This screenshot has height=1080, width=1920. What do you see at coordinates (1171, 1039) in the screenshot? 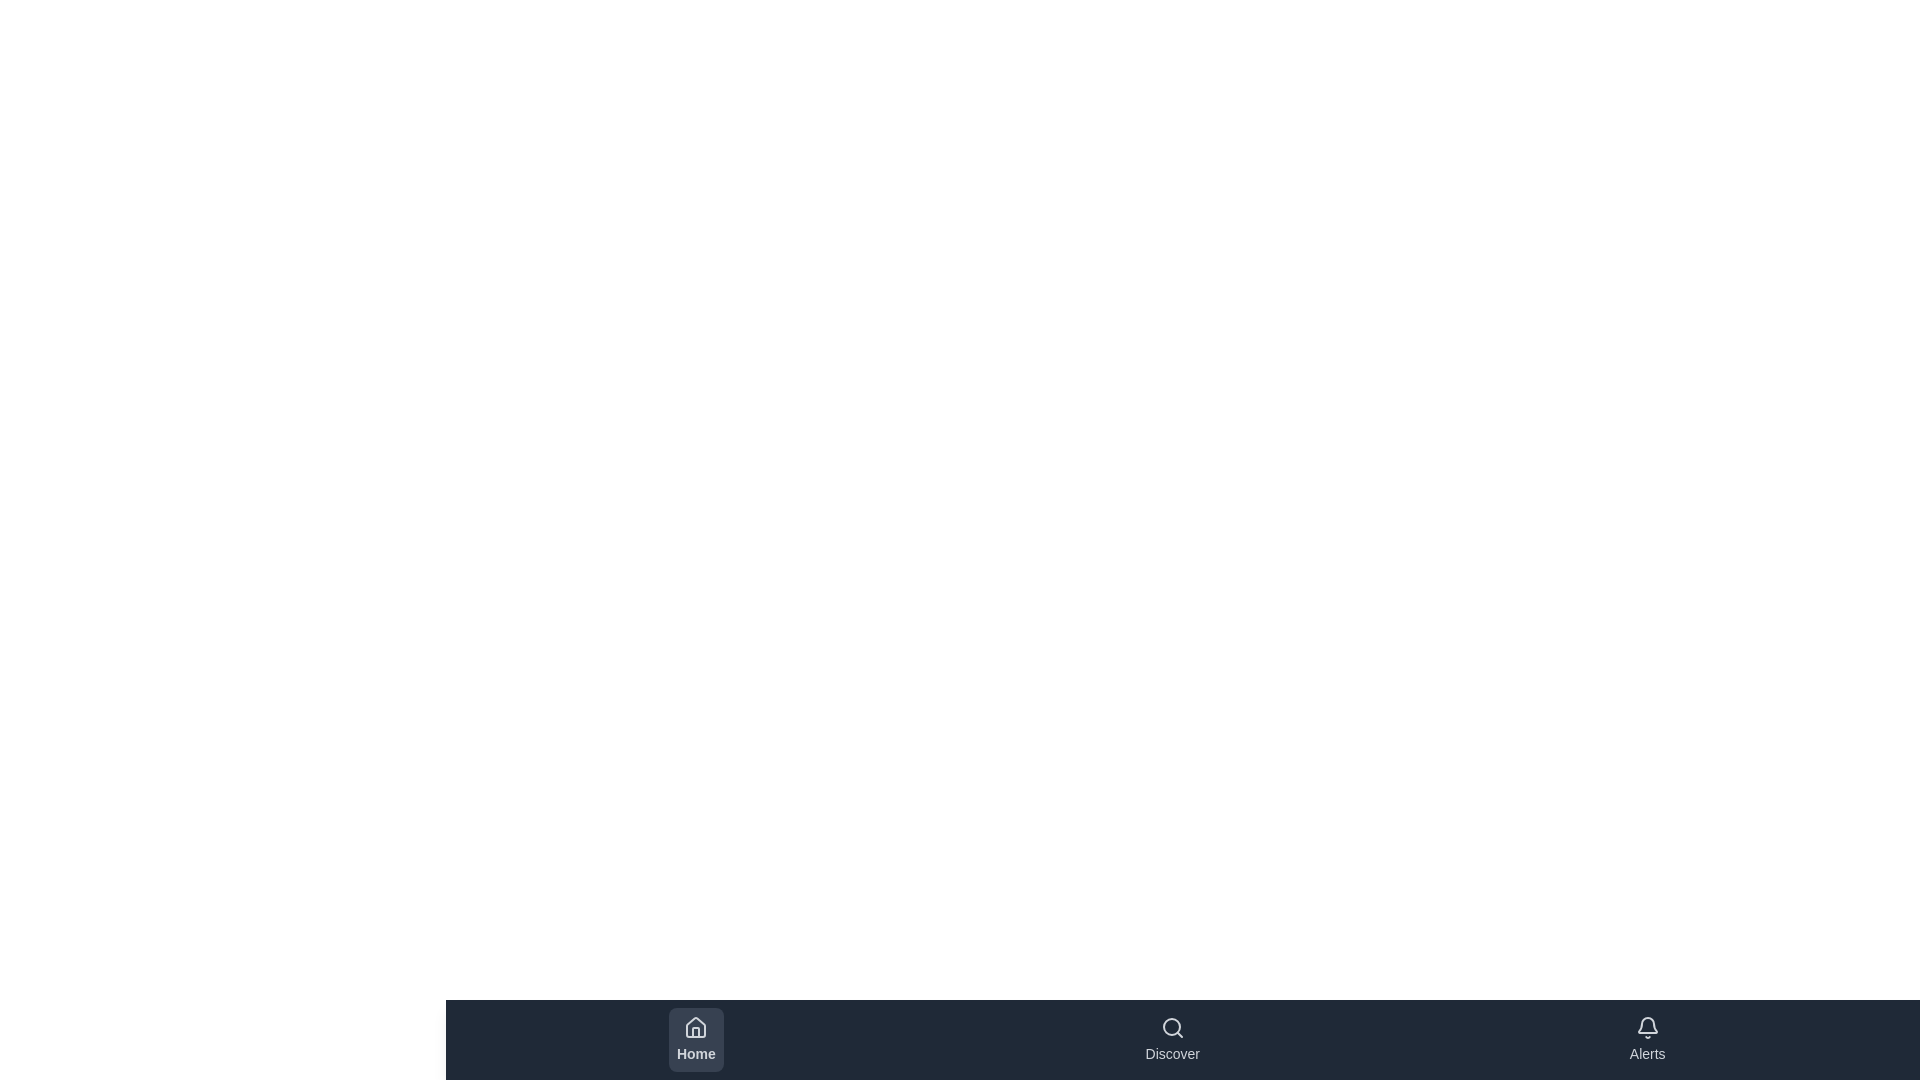
I see `the button labeled Discover to inspect its visual design` at bounding box center [1171, 1039].